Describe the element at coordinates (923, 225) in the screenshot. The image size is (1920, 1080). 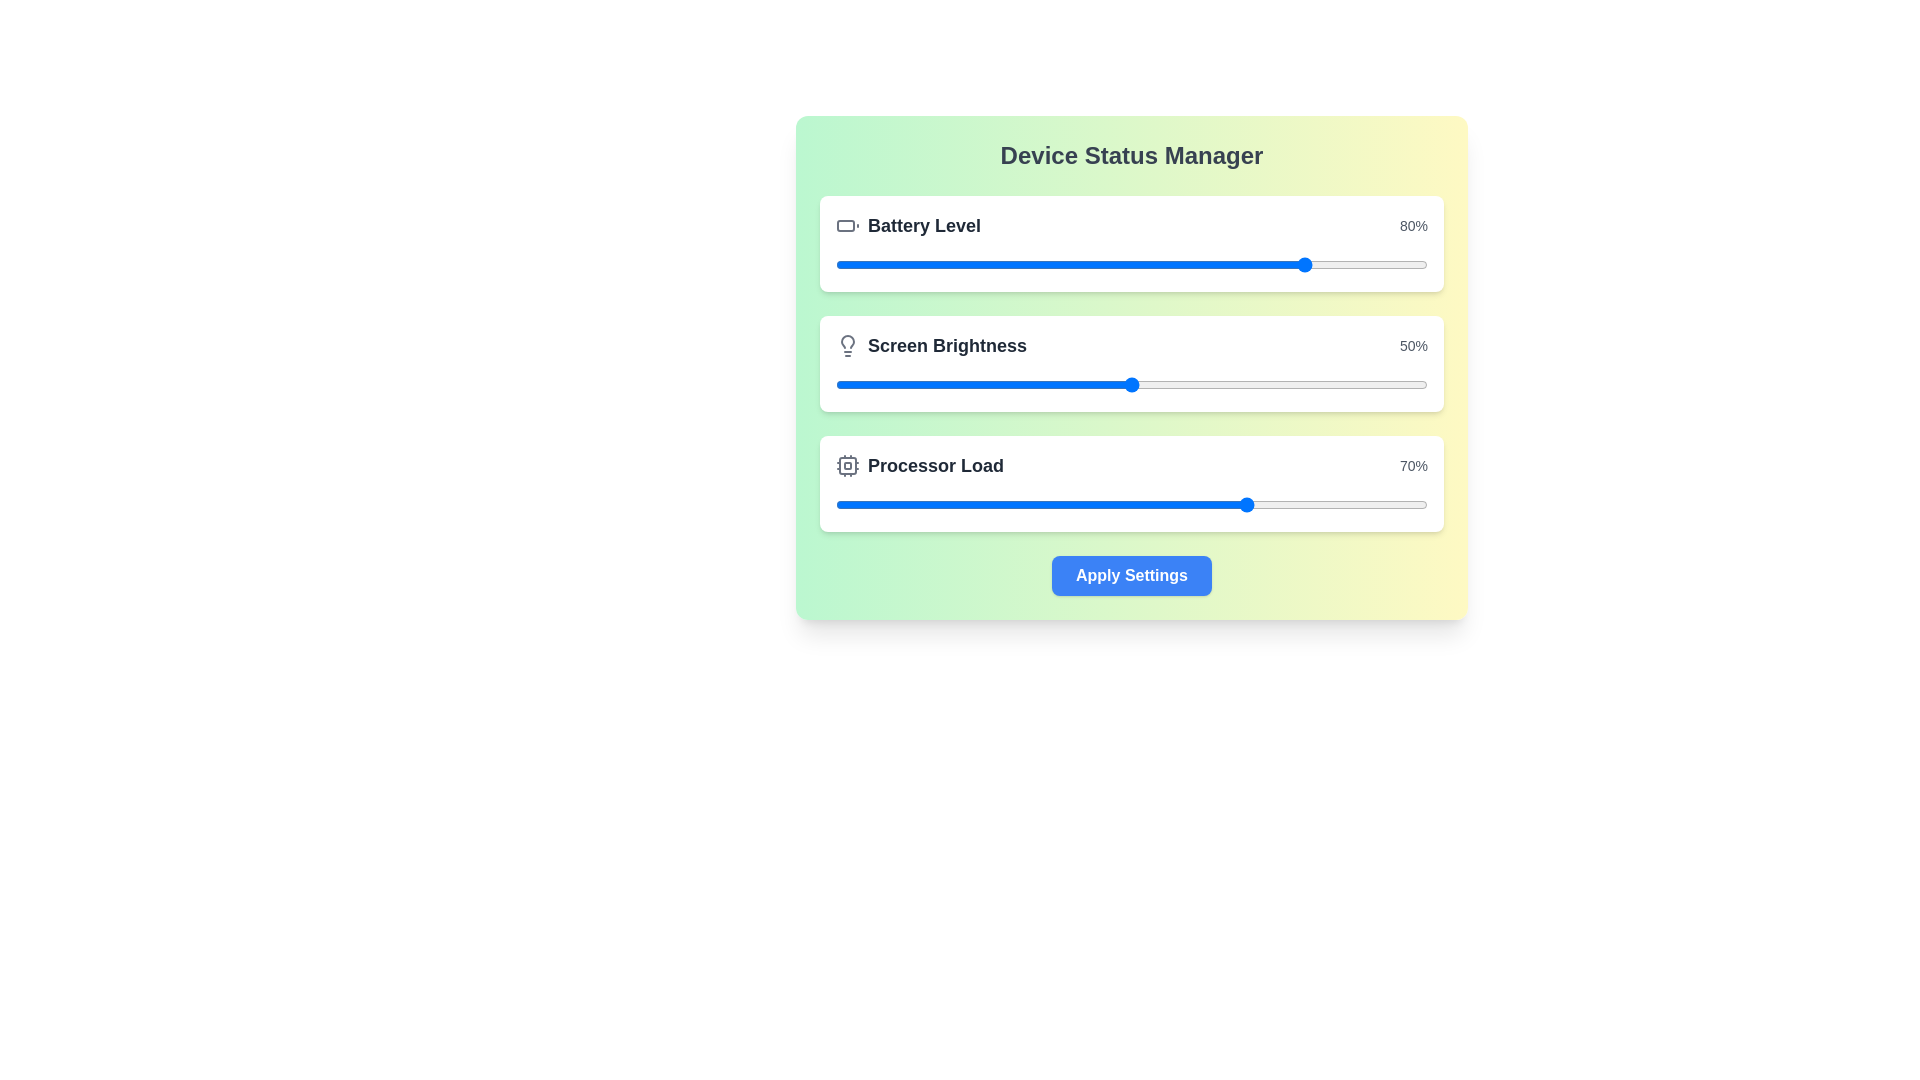
I see `text from the 'Battery Level' label, which is a large, bold dark gray text aligned next to a battery icon at the top center of the interface` at that location.